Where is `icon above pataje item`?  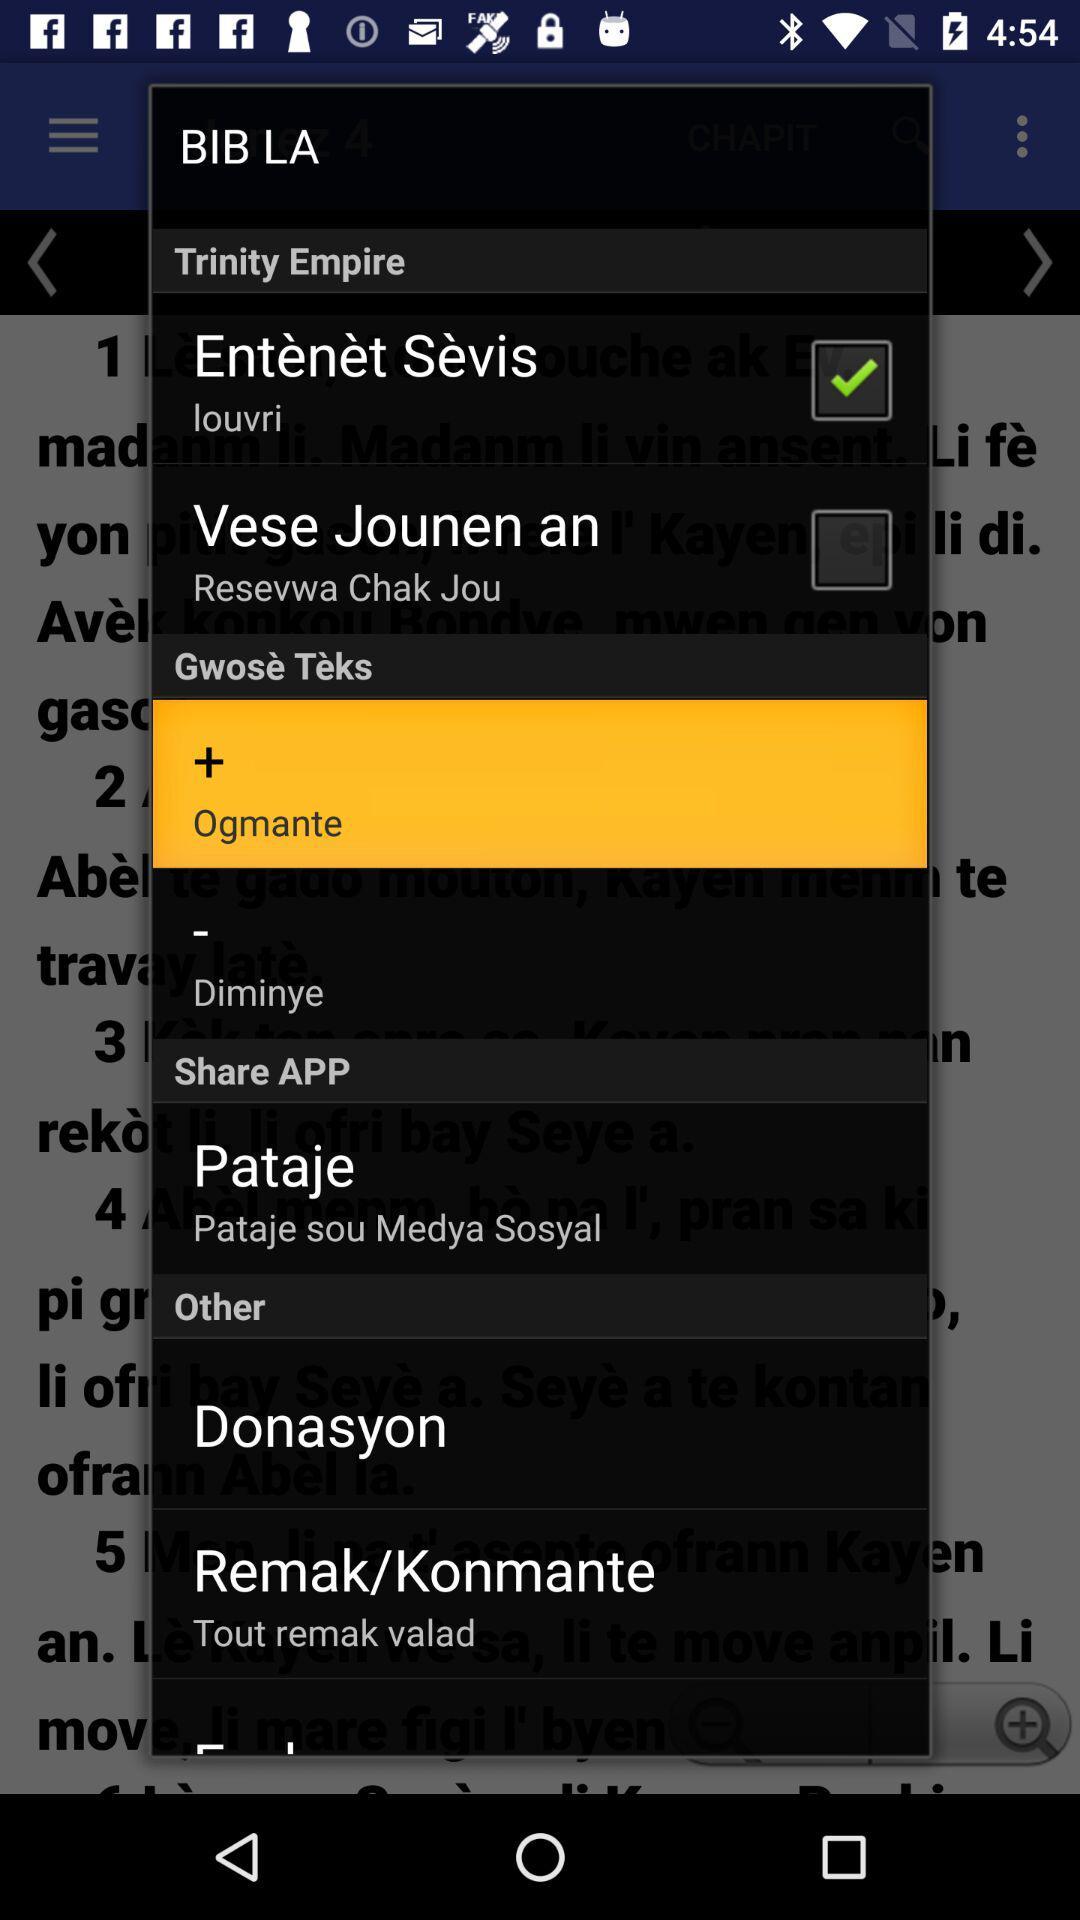 icon above pataje item is located at coordinates (540, 1069).